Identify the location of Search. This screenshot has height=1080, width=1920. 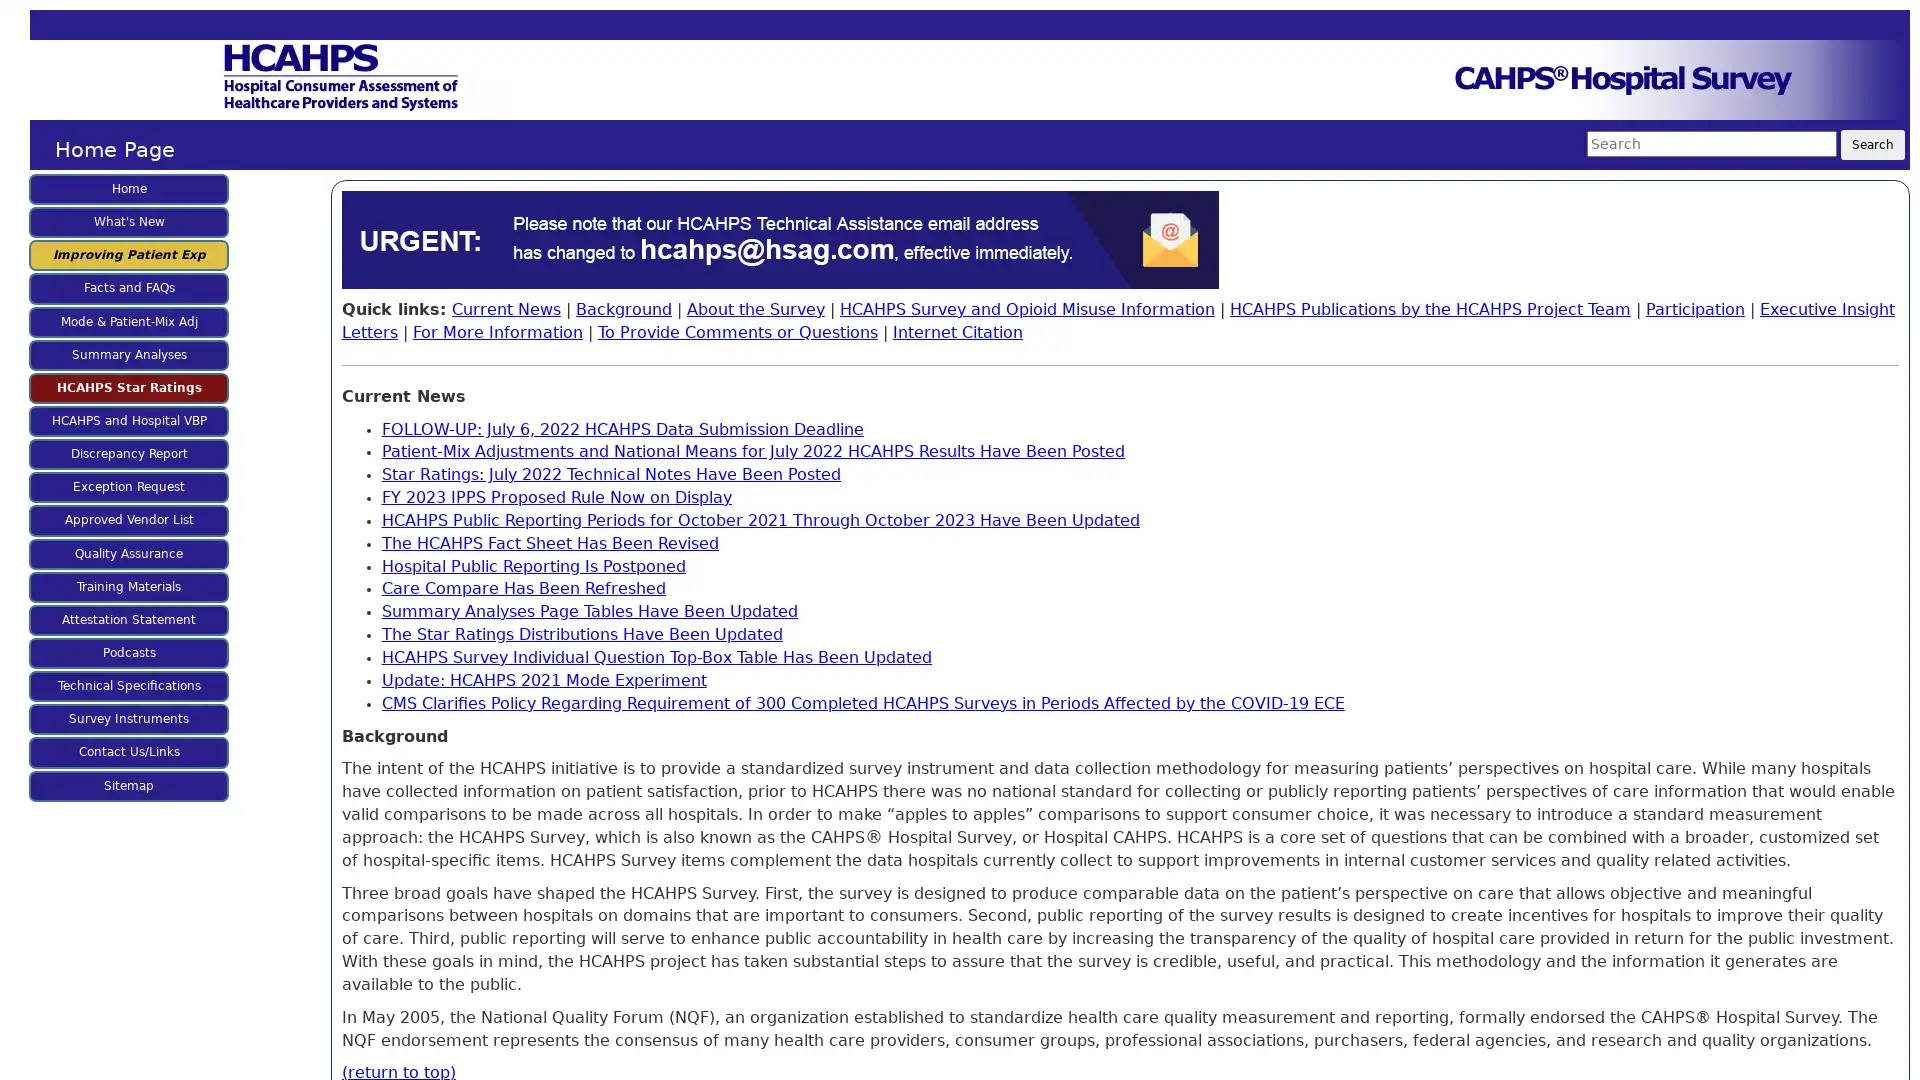
(1871, 144).